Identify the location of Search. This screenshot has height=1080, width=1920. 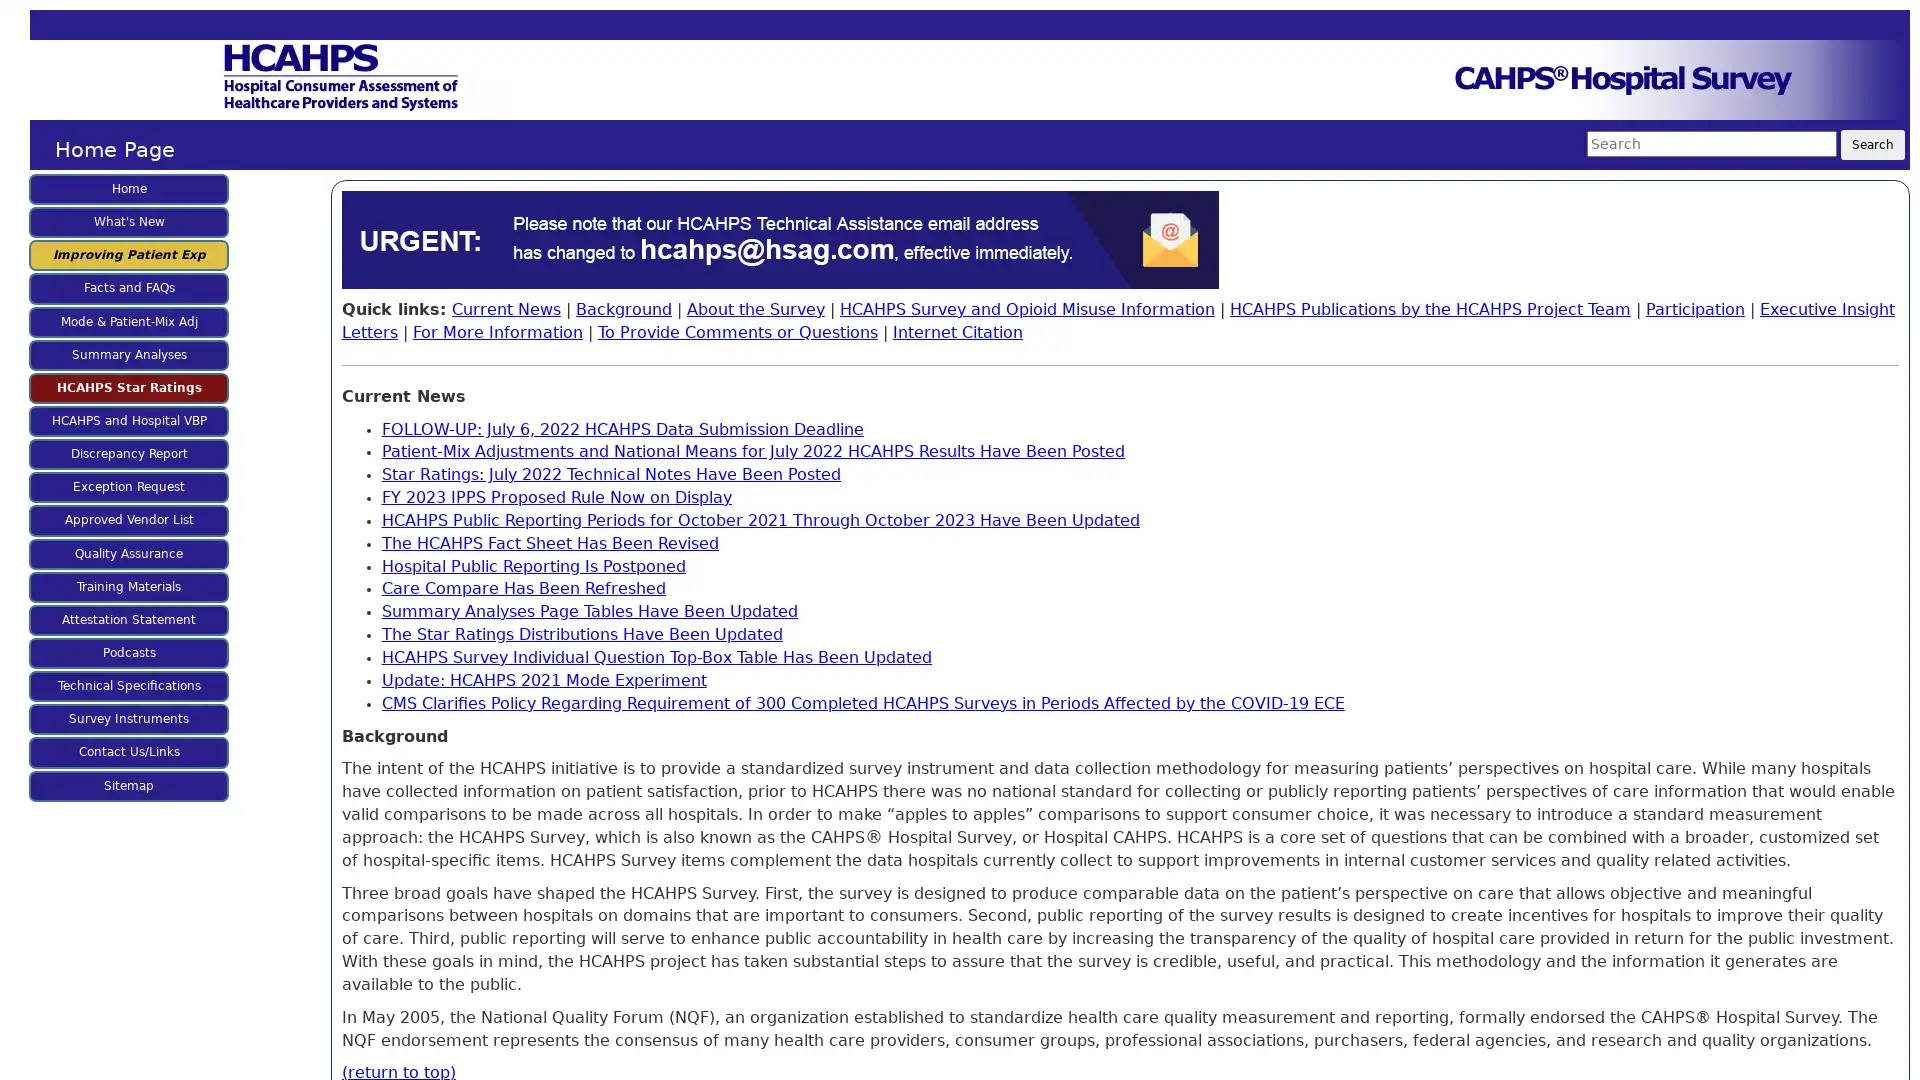
(1871, 144).